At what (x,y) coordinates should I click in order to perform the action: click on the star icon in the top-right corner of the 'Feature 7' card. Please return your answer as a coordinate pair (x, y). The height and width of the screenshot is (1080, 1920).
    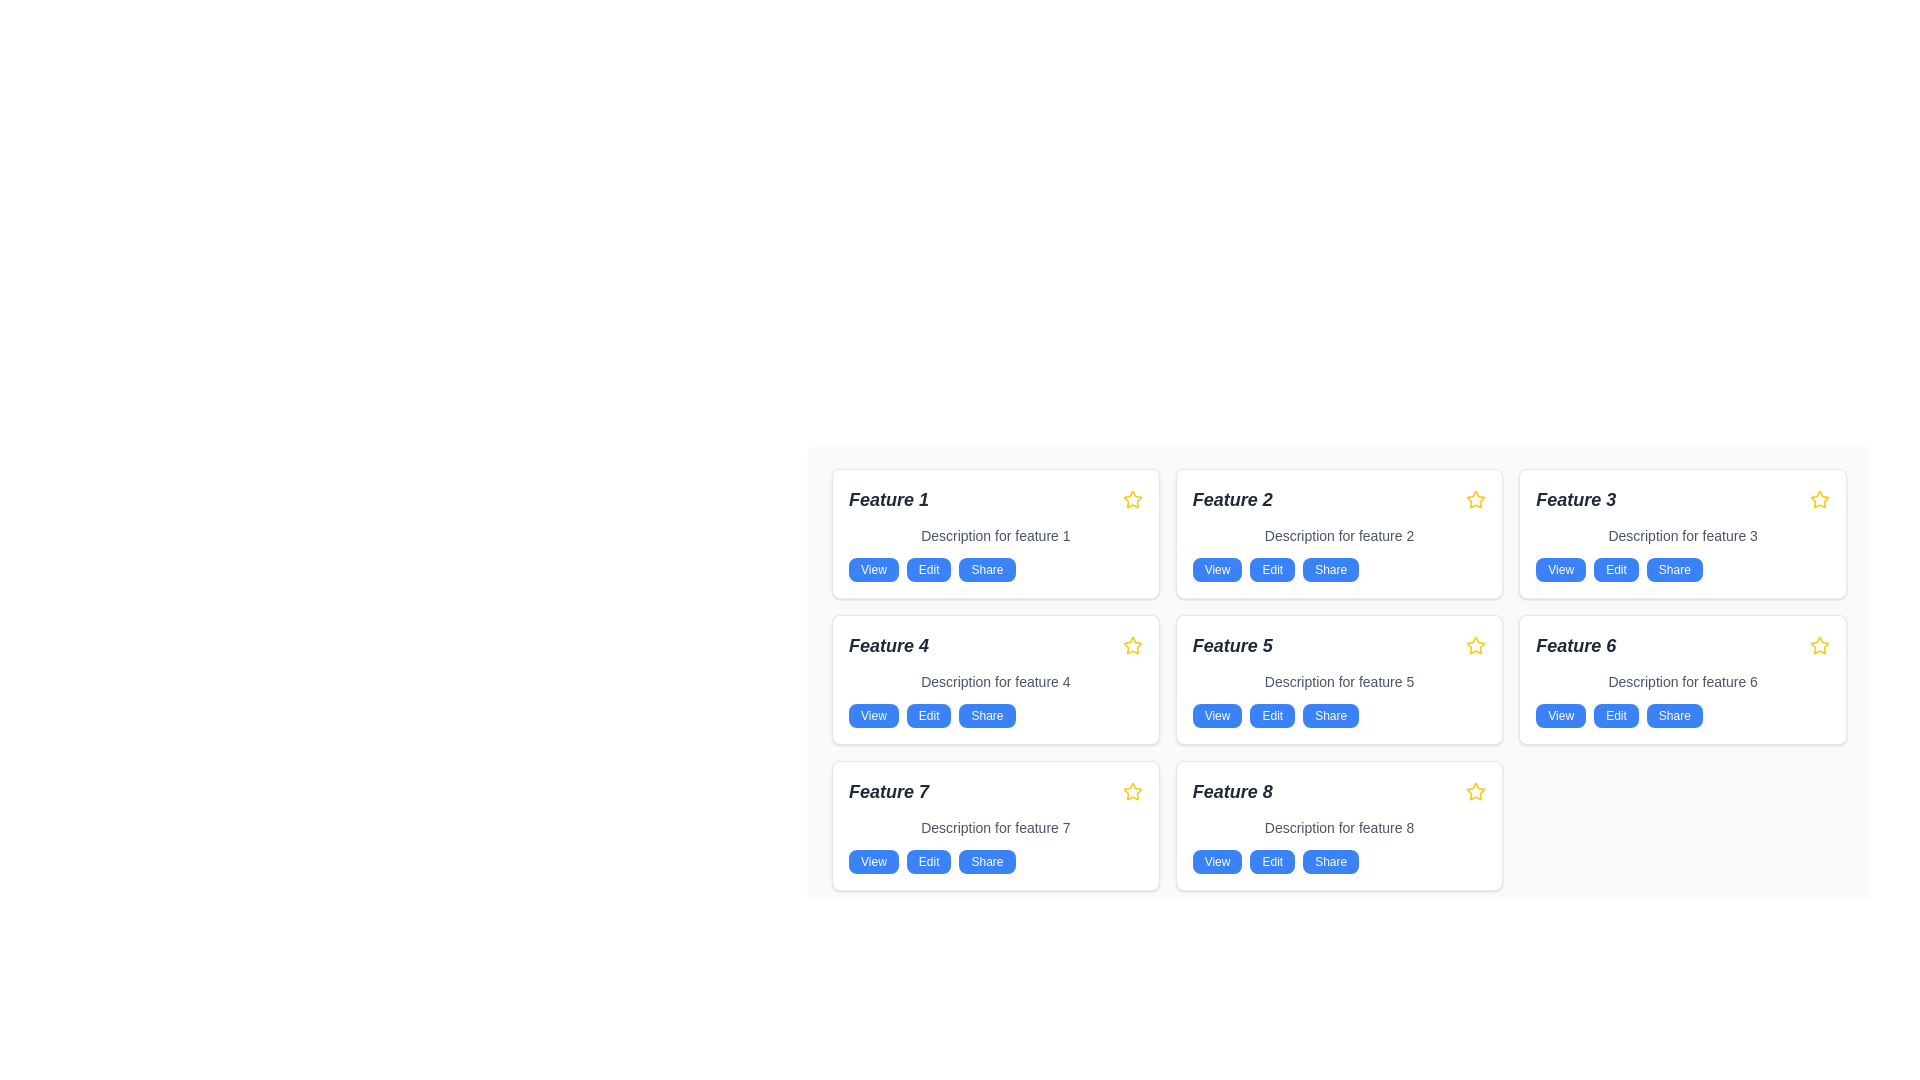
    Looking at the image, I should click on (1132, 790).